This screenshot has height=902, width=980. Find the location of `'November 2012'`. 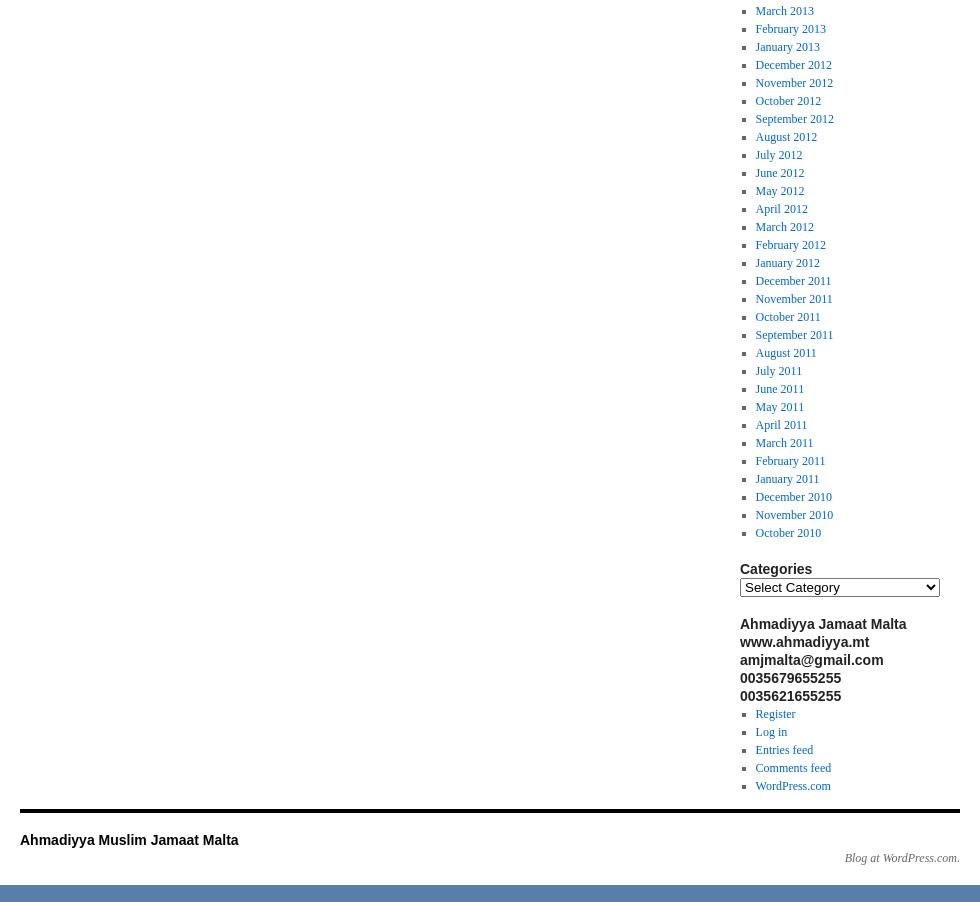

'November 2012' is located at coordinates (793, 81).